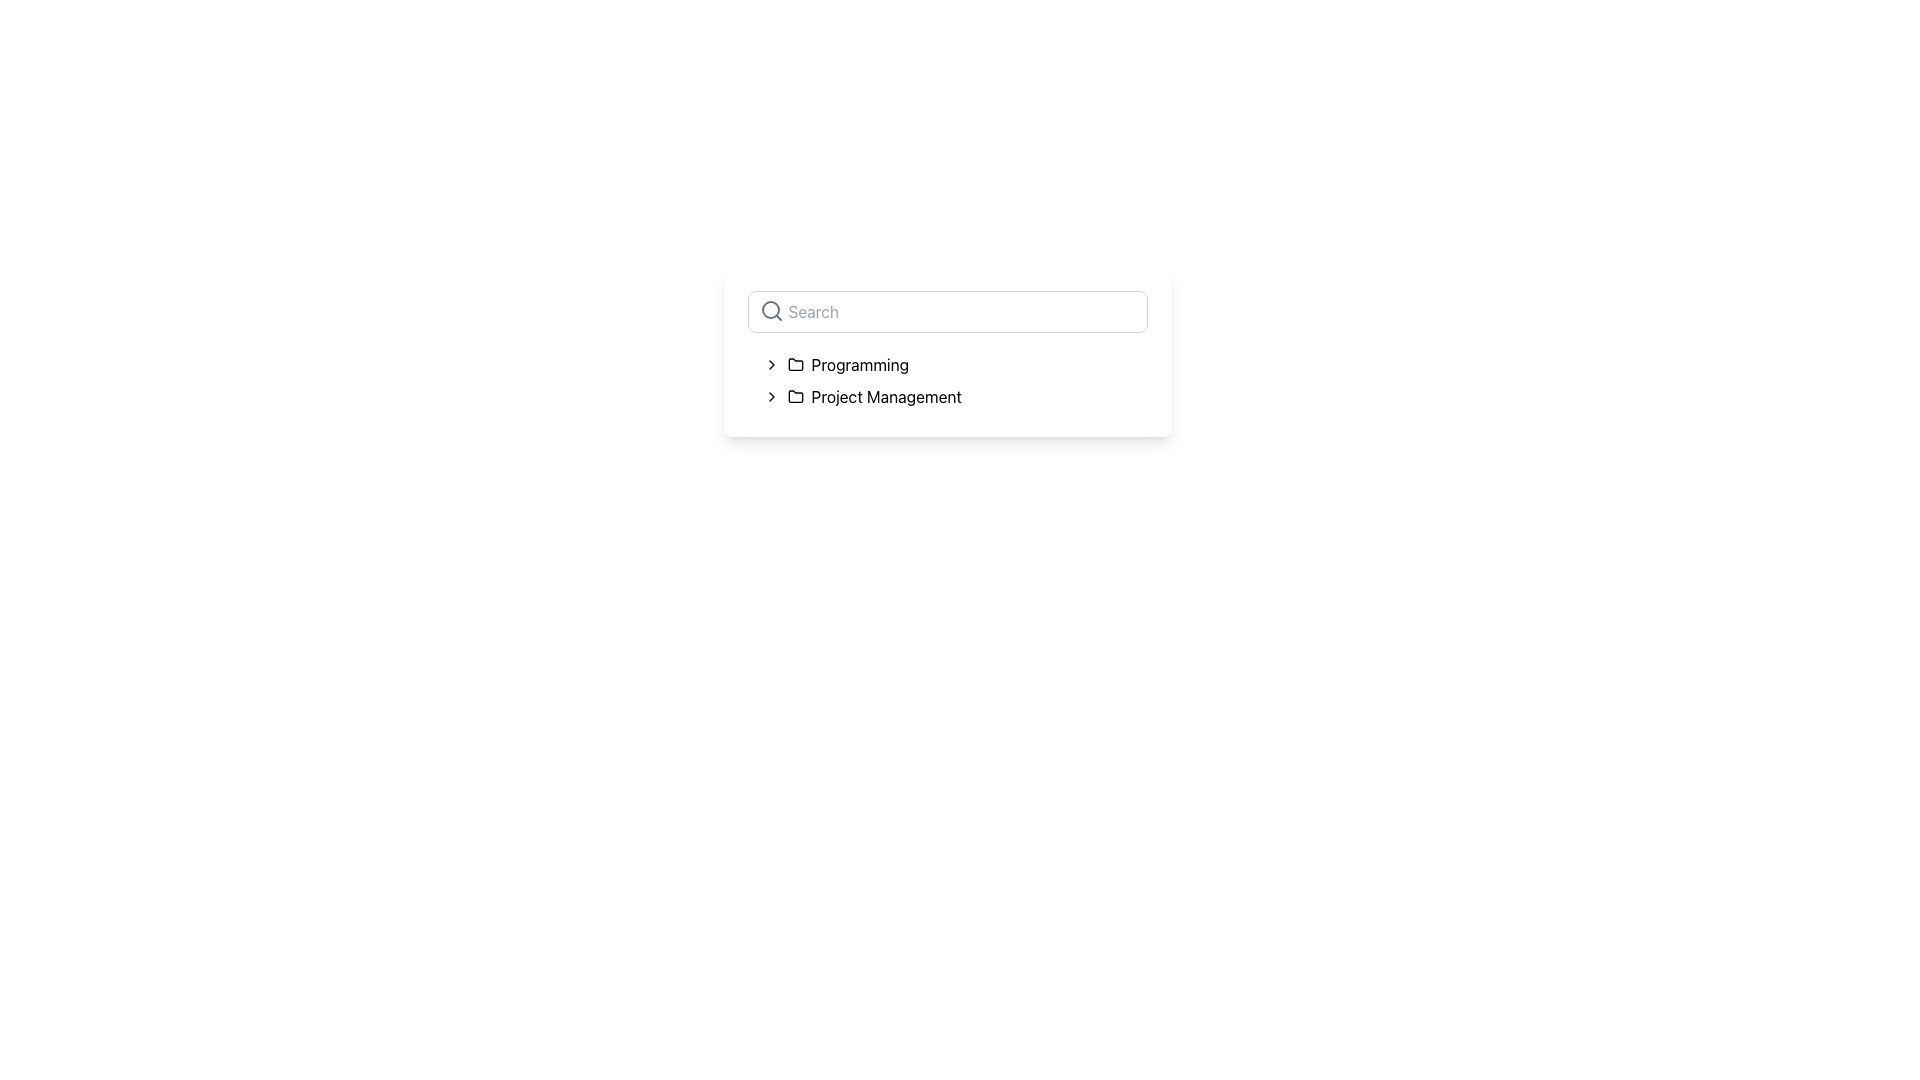  Describe the element at coordinates (794, 396) in the screenshot. I see `the folder icon located immediately to the left of the label 'Project Management', which is the second folder icon in the vertical list` at that location.